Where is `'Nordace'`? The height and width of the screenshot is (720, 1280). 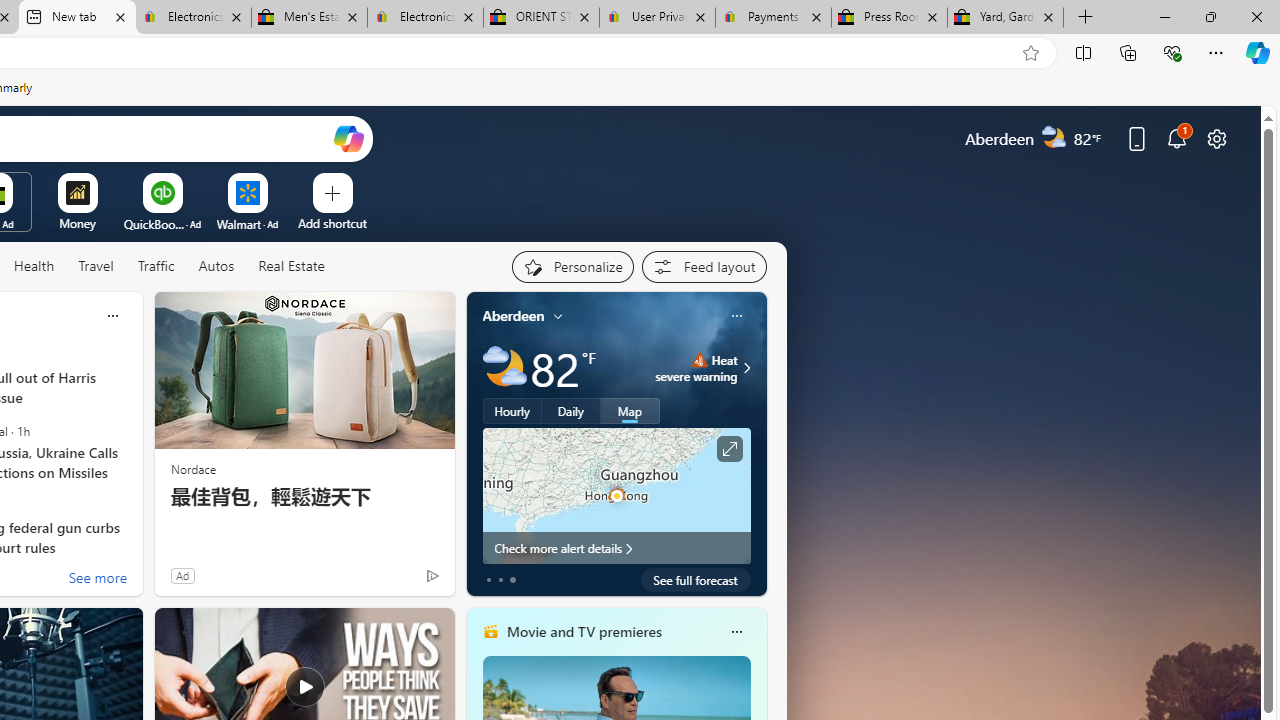 'Nordace' is located at coordinates (193, 468).